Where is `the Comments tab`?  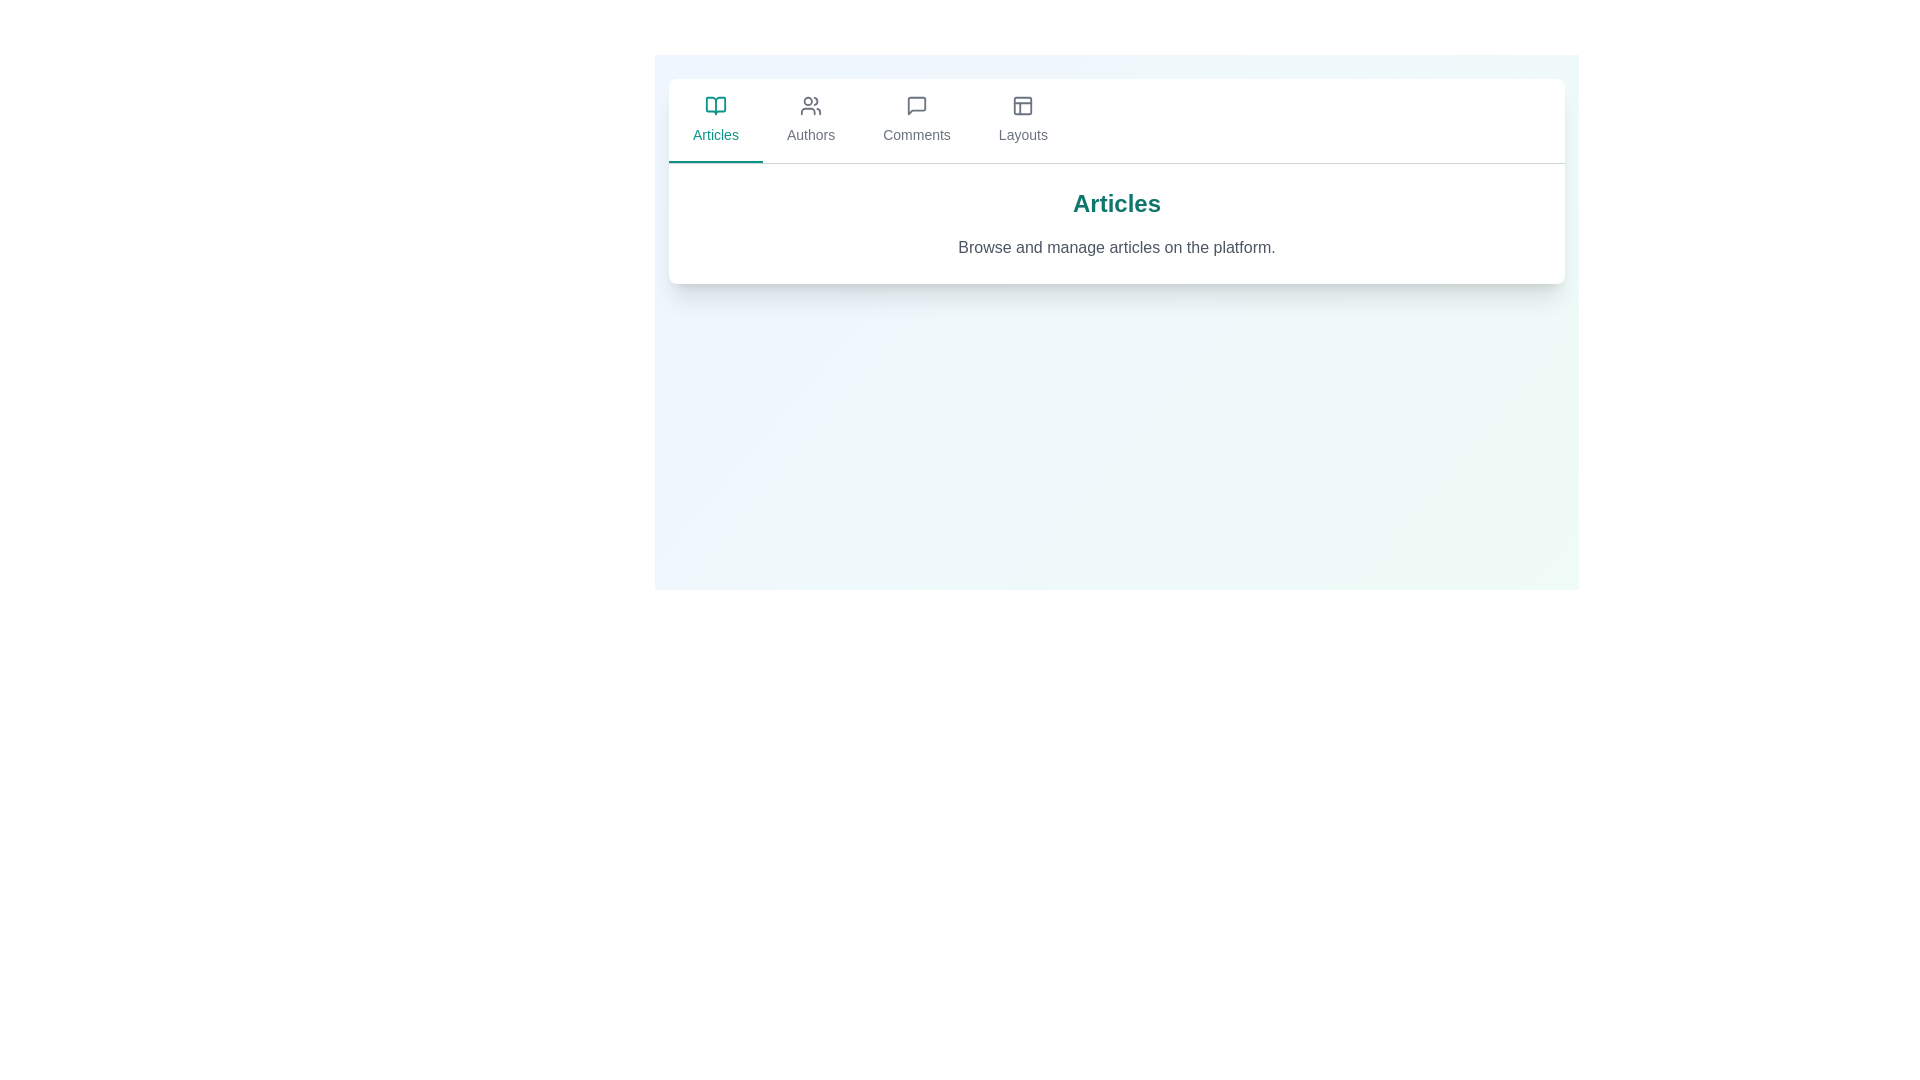 the Comments tab is located at coordinates (915, 120).